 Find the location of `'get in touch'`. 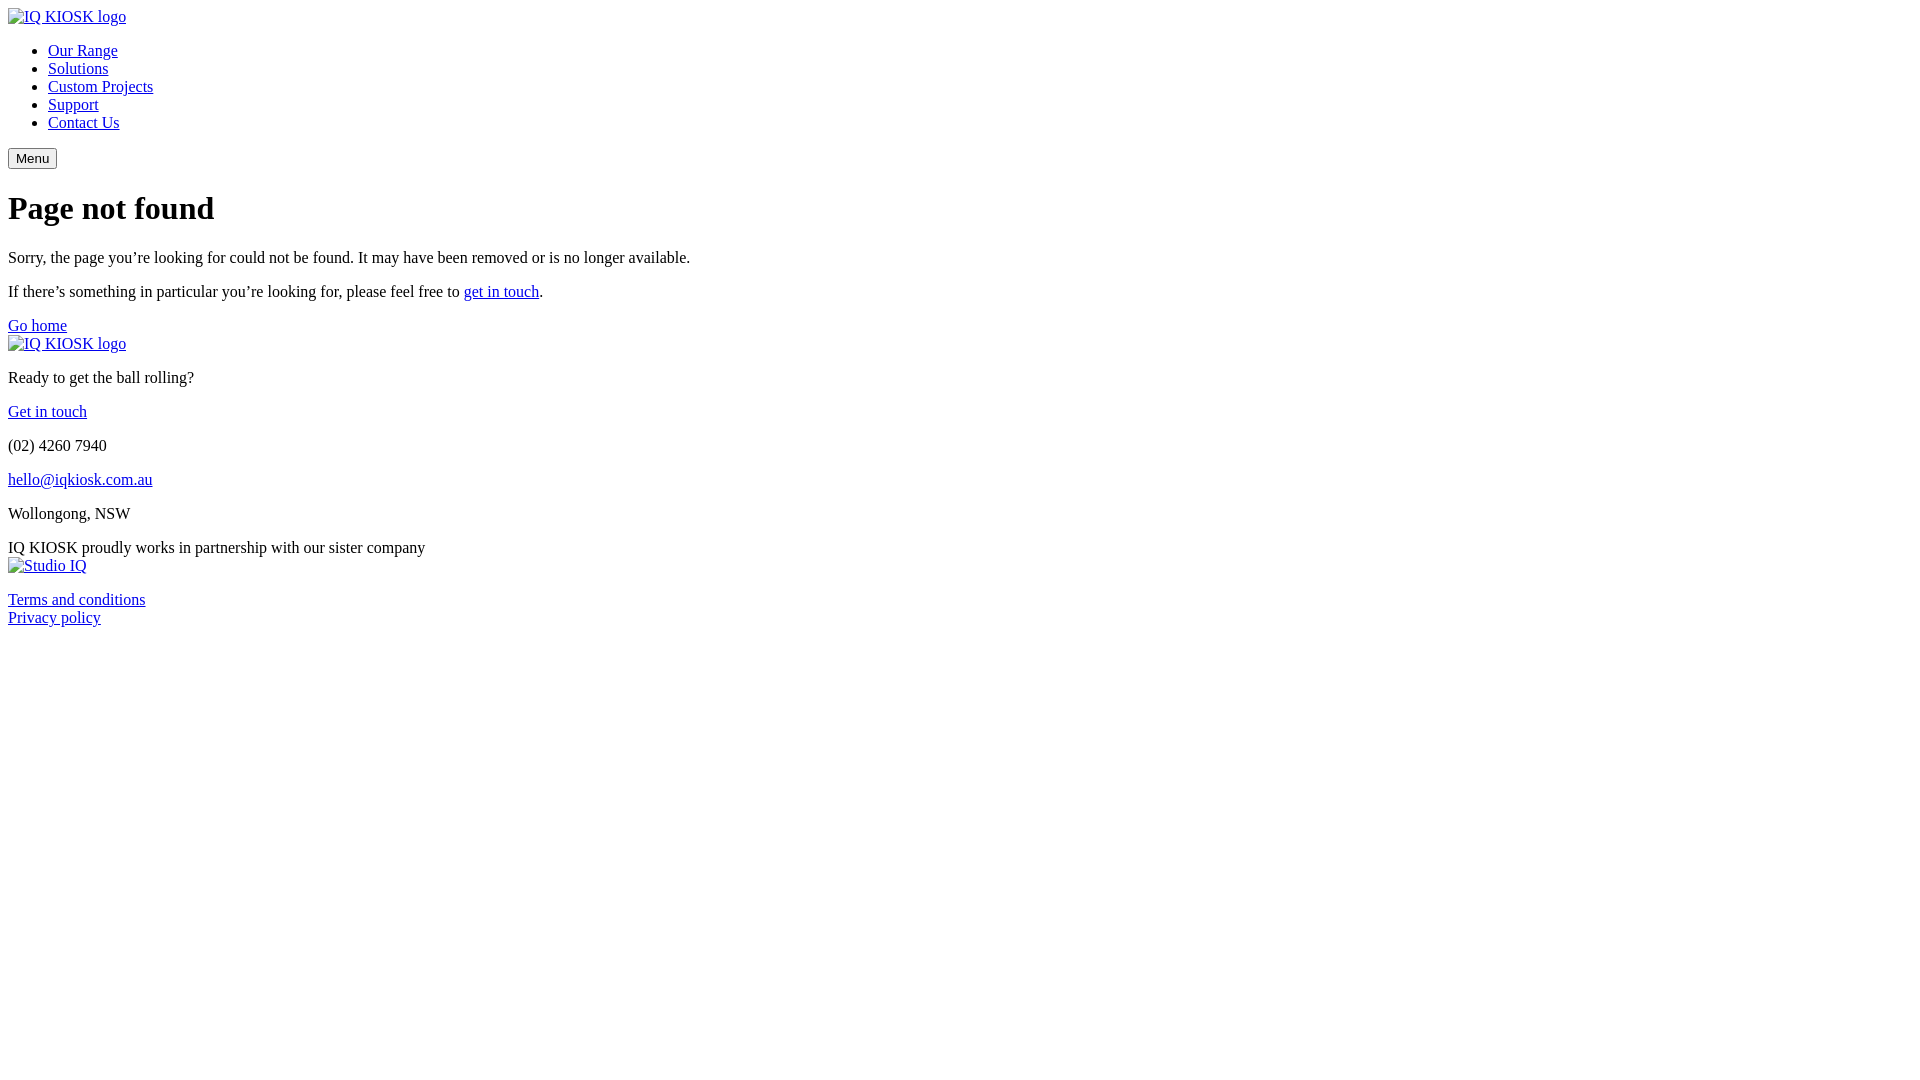

'get in touch' is located at coordinates (463, 291).